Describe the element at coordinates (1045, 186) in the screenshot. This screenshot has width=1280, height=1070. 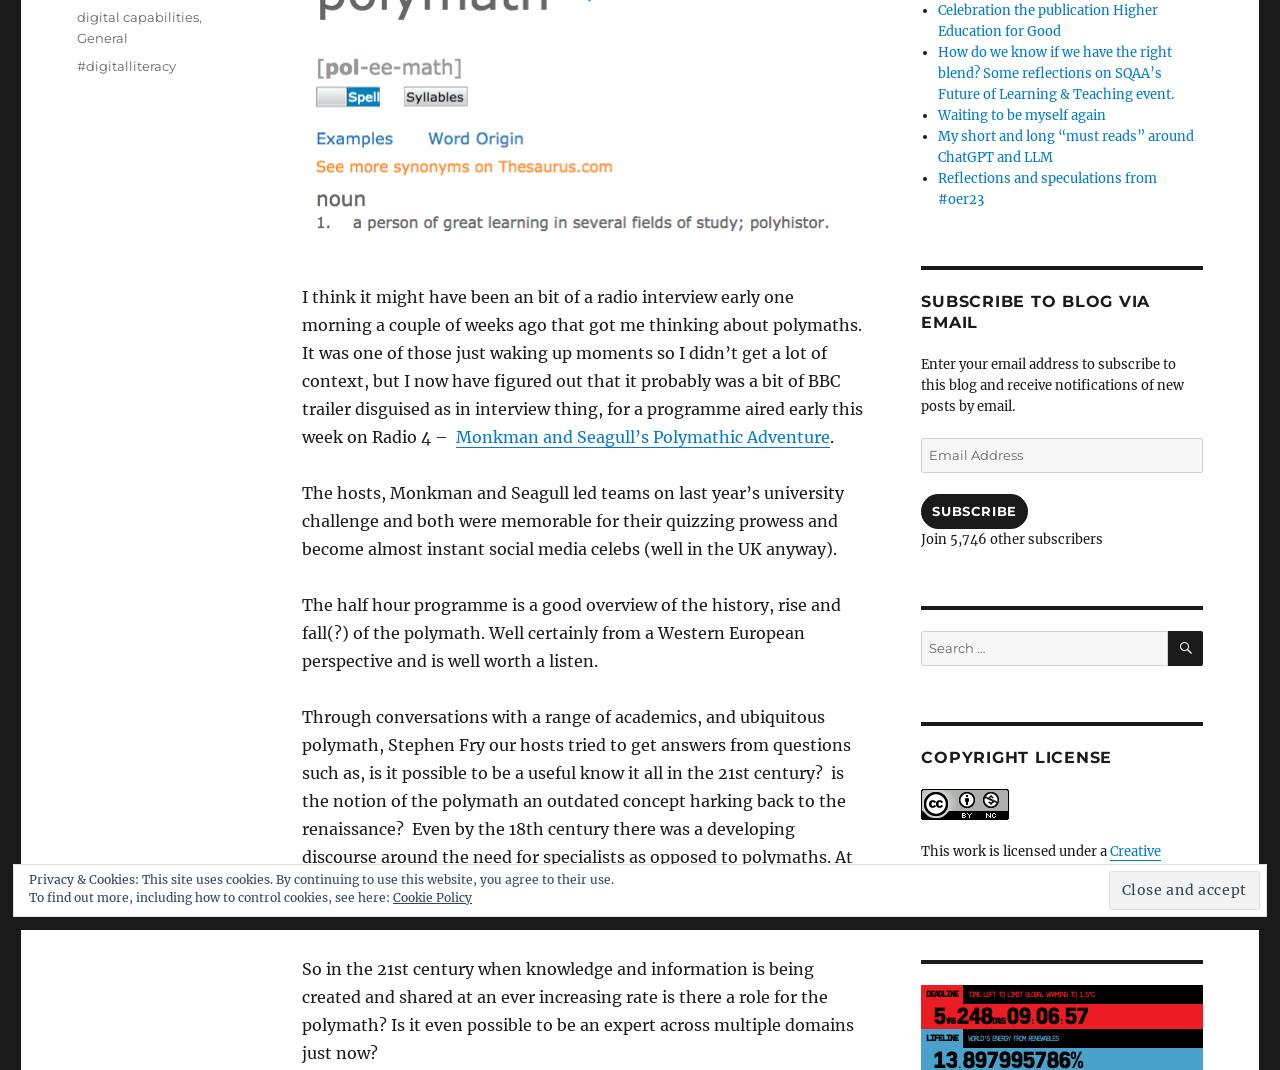
I see `'Reflections and speculations from #oer23'` at that location.